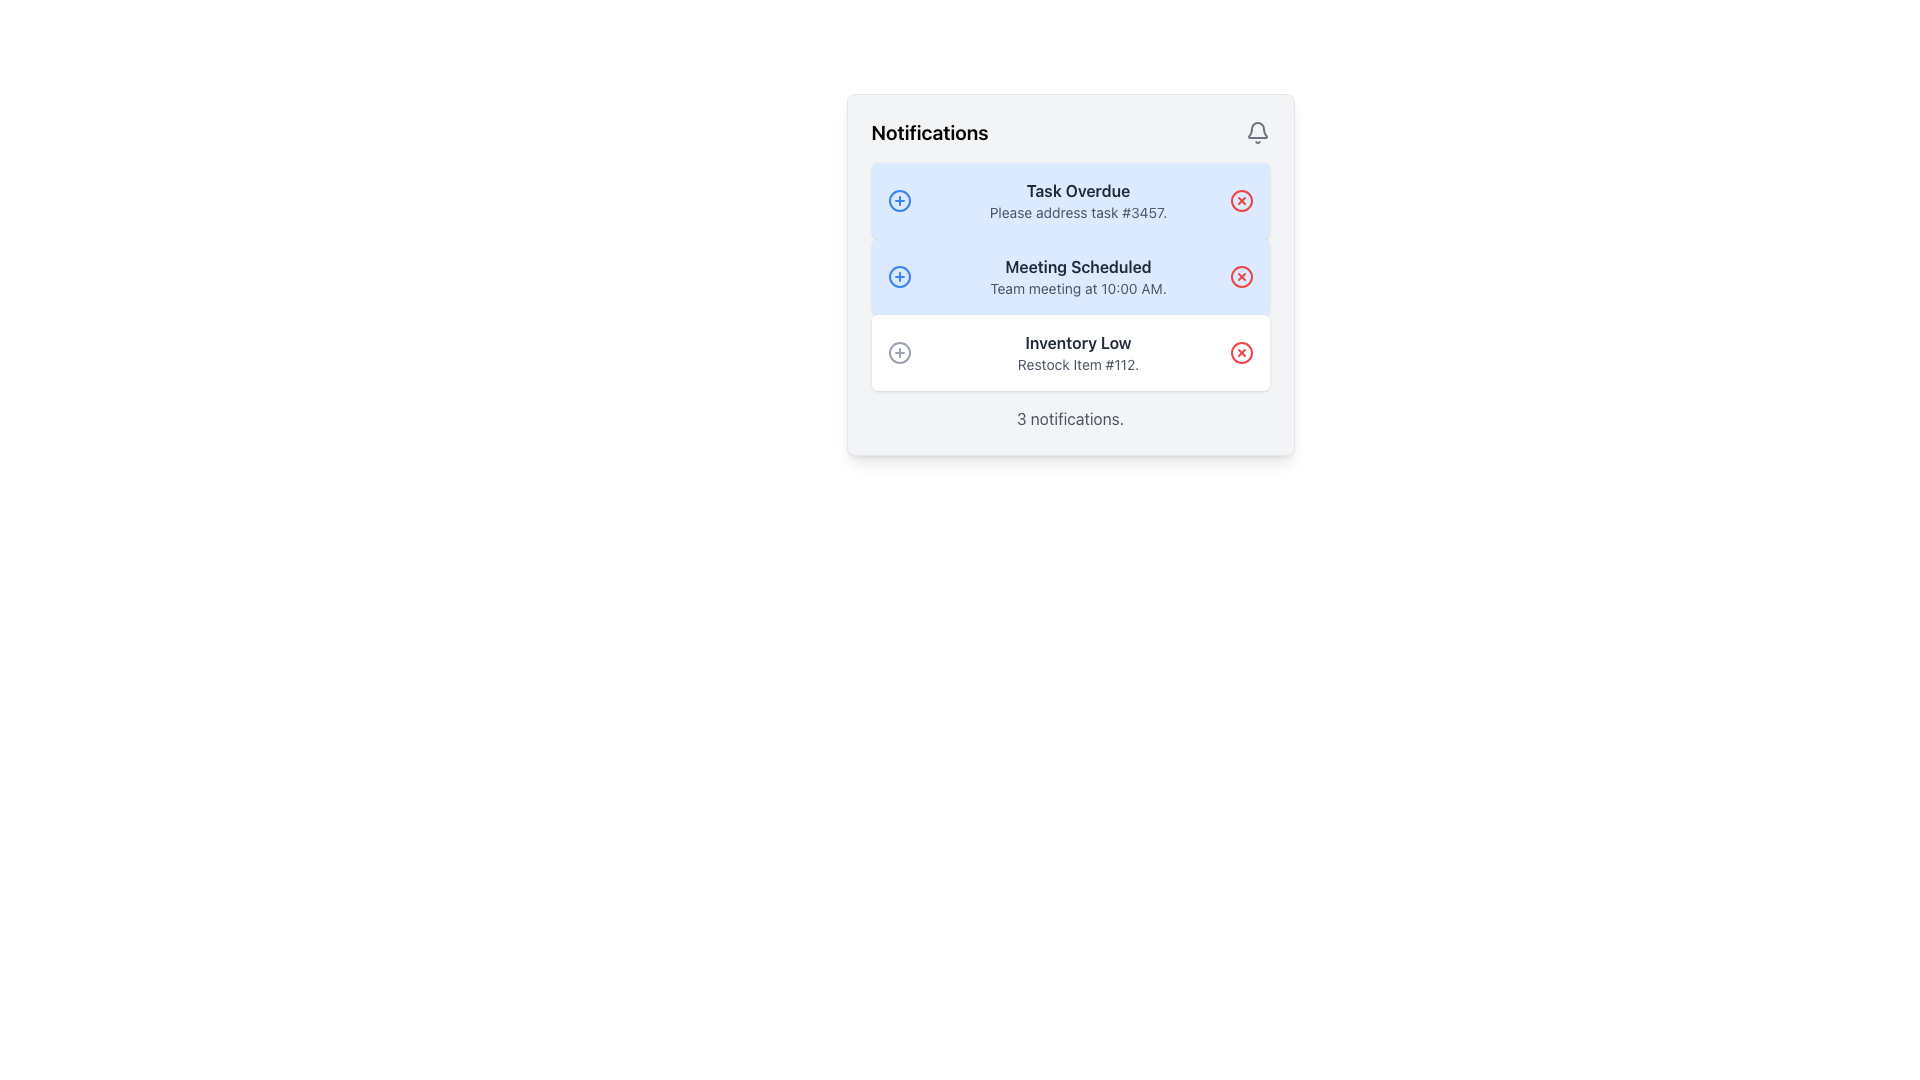 The width and height of the screenshot is (1920, 1080). What do you see at coordinates (898, 277) in the screenshot?
I see `the Circle icon representing the 'Meeting Scheduled' notification, located to the left of the notification text` at bounding box center [898, 277].